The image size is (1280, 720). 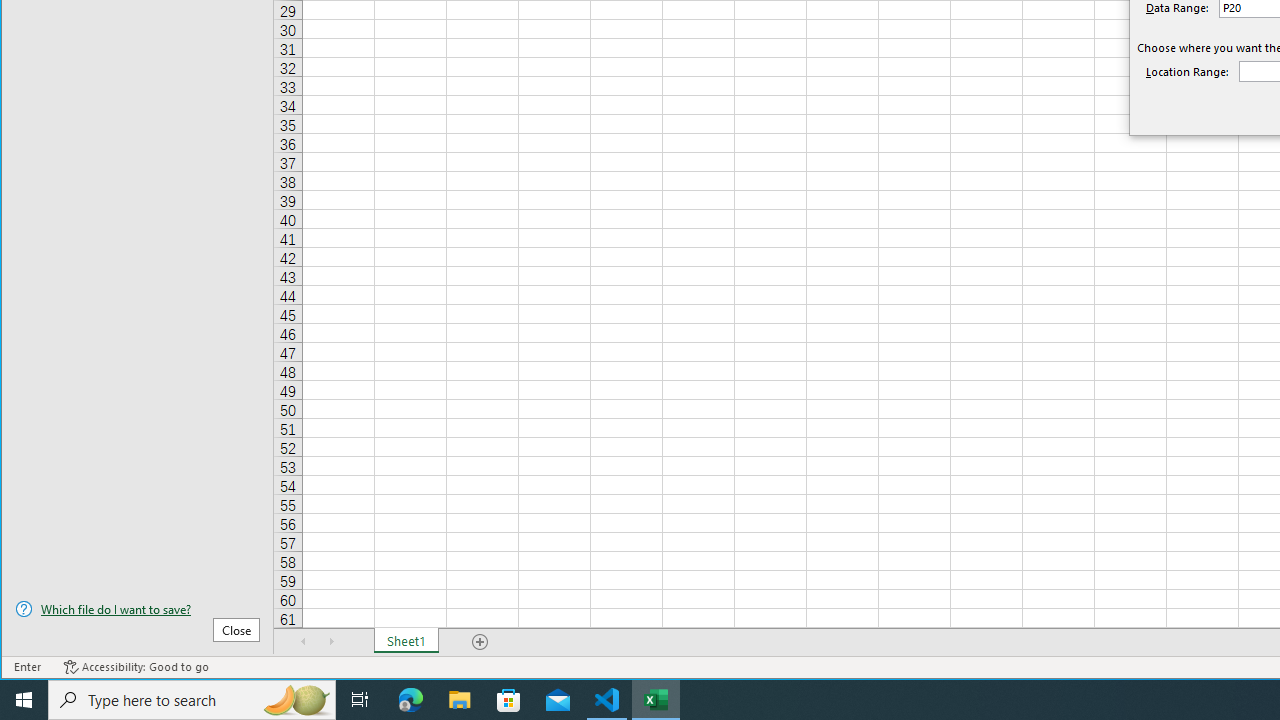 I want to click on 'Scroll Right', so click(x=331, y=641).